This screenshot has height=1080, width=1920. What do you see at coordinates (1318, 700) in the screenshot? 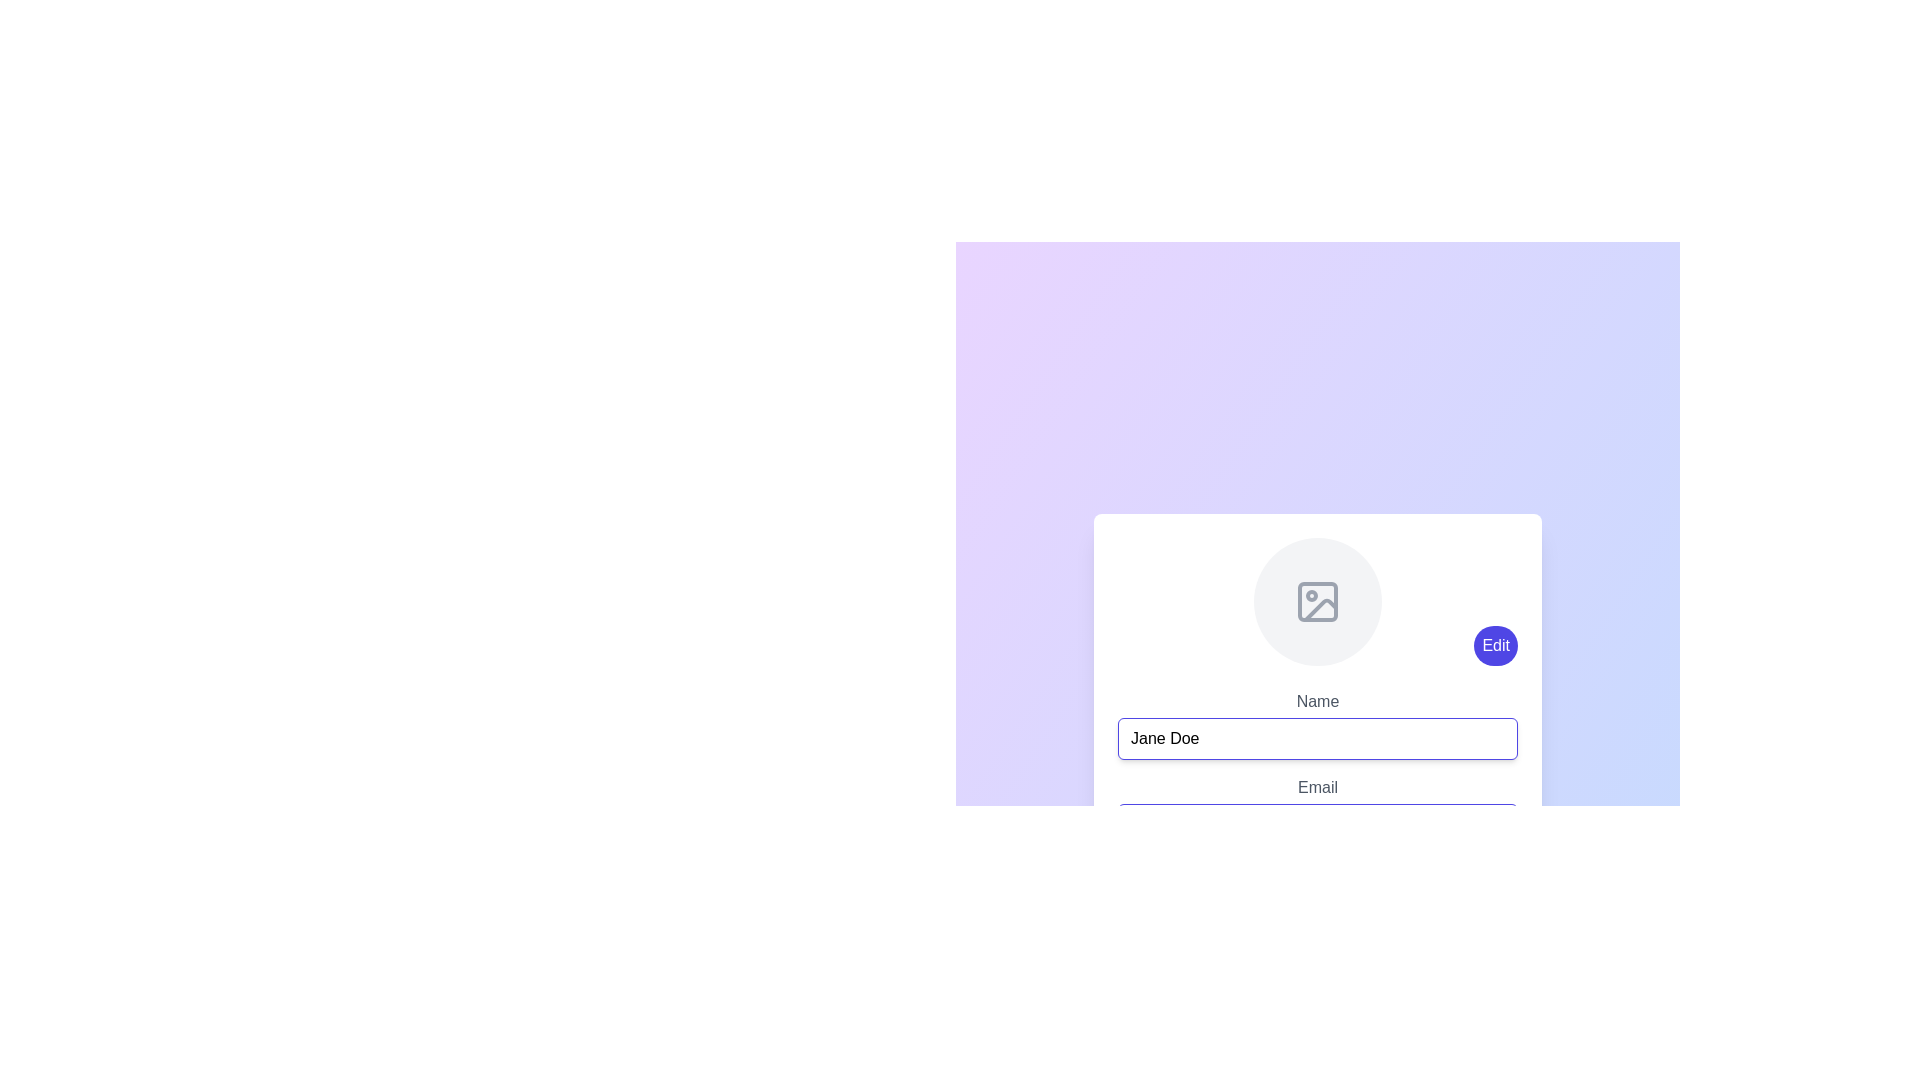
I see `the text label that contains the word 'Name', which is styled in gray and positioned directly above the input field labeled 'Jane Doe'` at bounding box center [1318, 700].